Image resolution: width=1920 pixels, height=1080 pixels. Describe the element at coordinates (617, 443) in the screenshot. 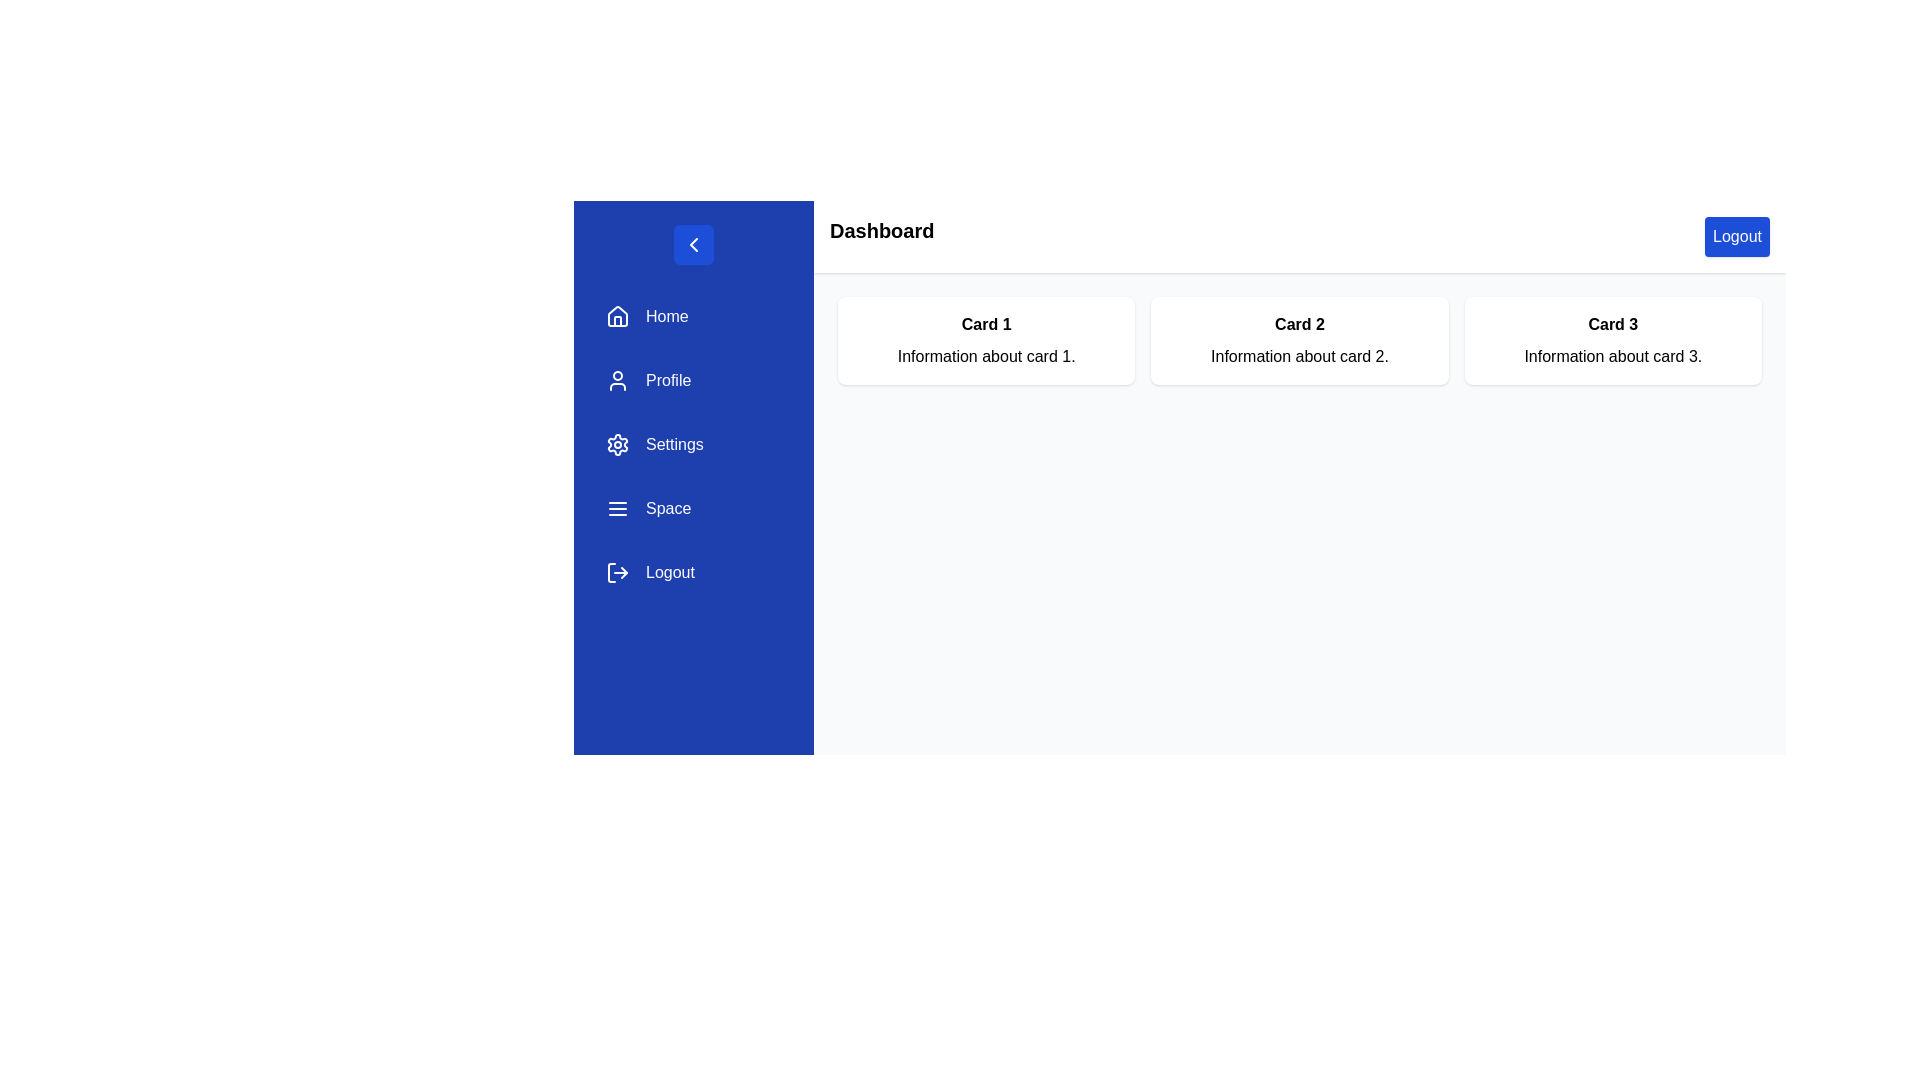

I see `the gear icon representing the settings function, which is a blue SVG graphic located in the sidebar` at that location.